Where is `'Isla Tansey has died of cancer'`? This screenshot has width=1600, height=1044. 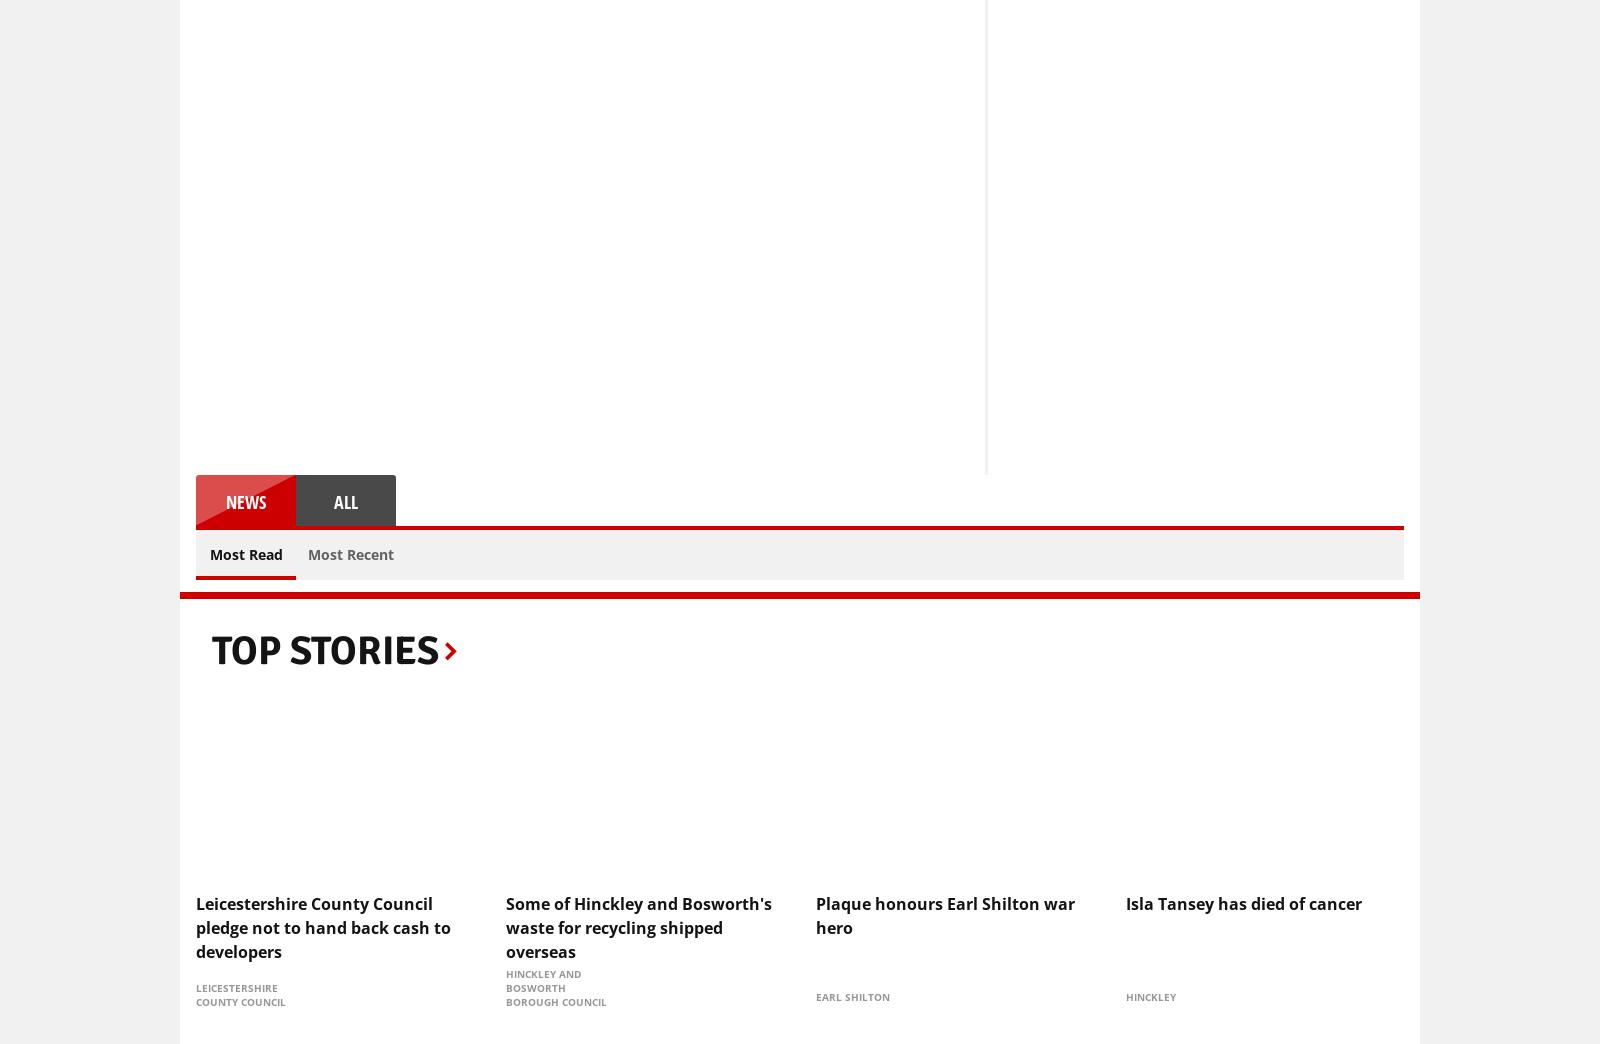
'Isla Tansey has died of cancer' is located at coordinates (1125, 902).